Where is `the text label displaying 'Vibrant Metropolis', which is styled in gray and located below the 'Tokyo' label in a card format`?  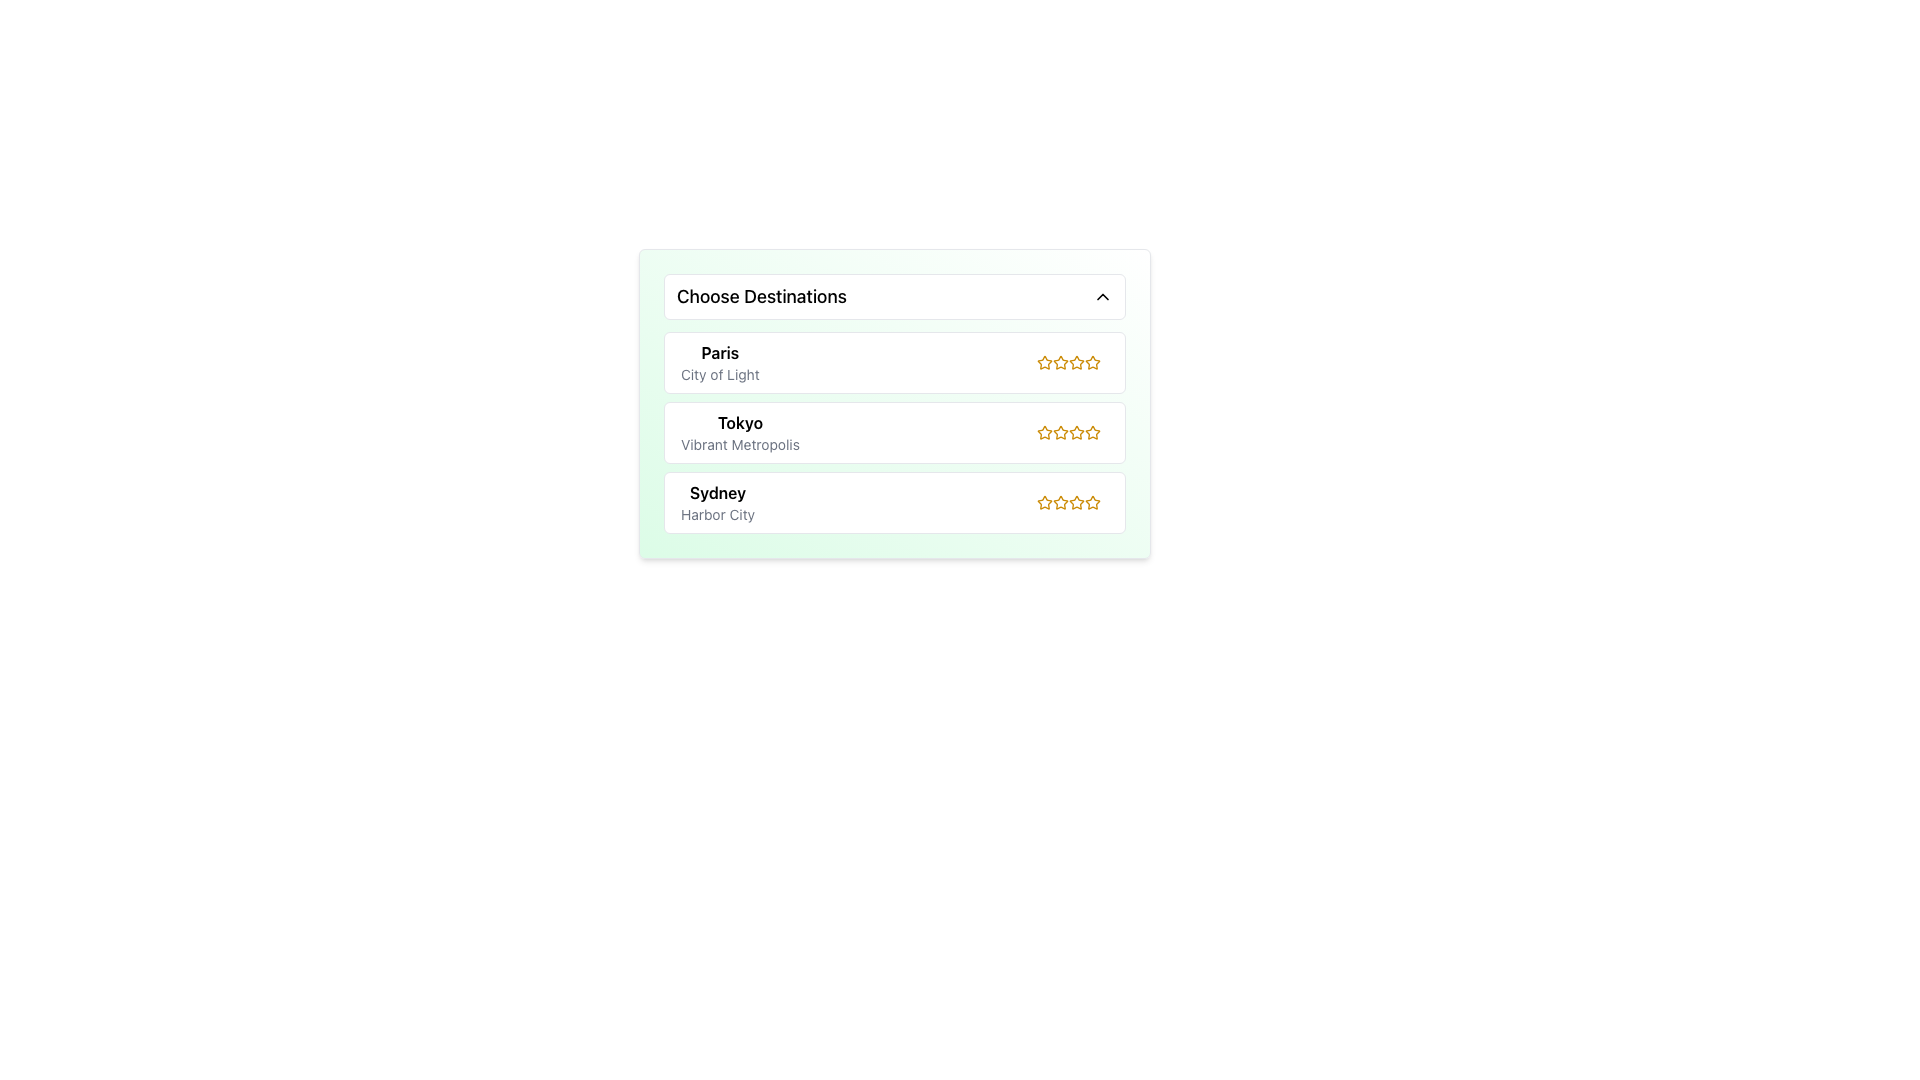
the text label displaying 'Vibrant Metropolis', which is styled in gray and located below the 'Tokyo' label in a card format is located at coordinates (739, 443).